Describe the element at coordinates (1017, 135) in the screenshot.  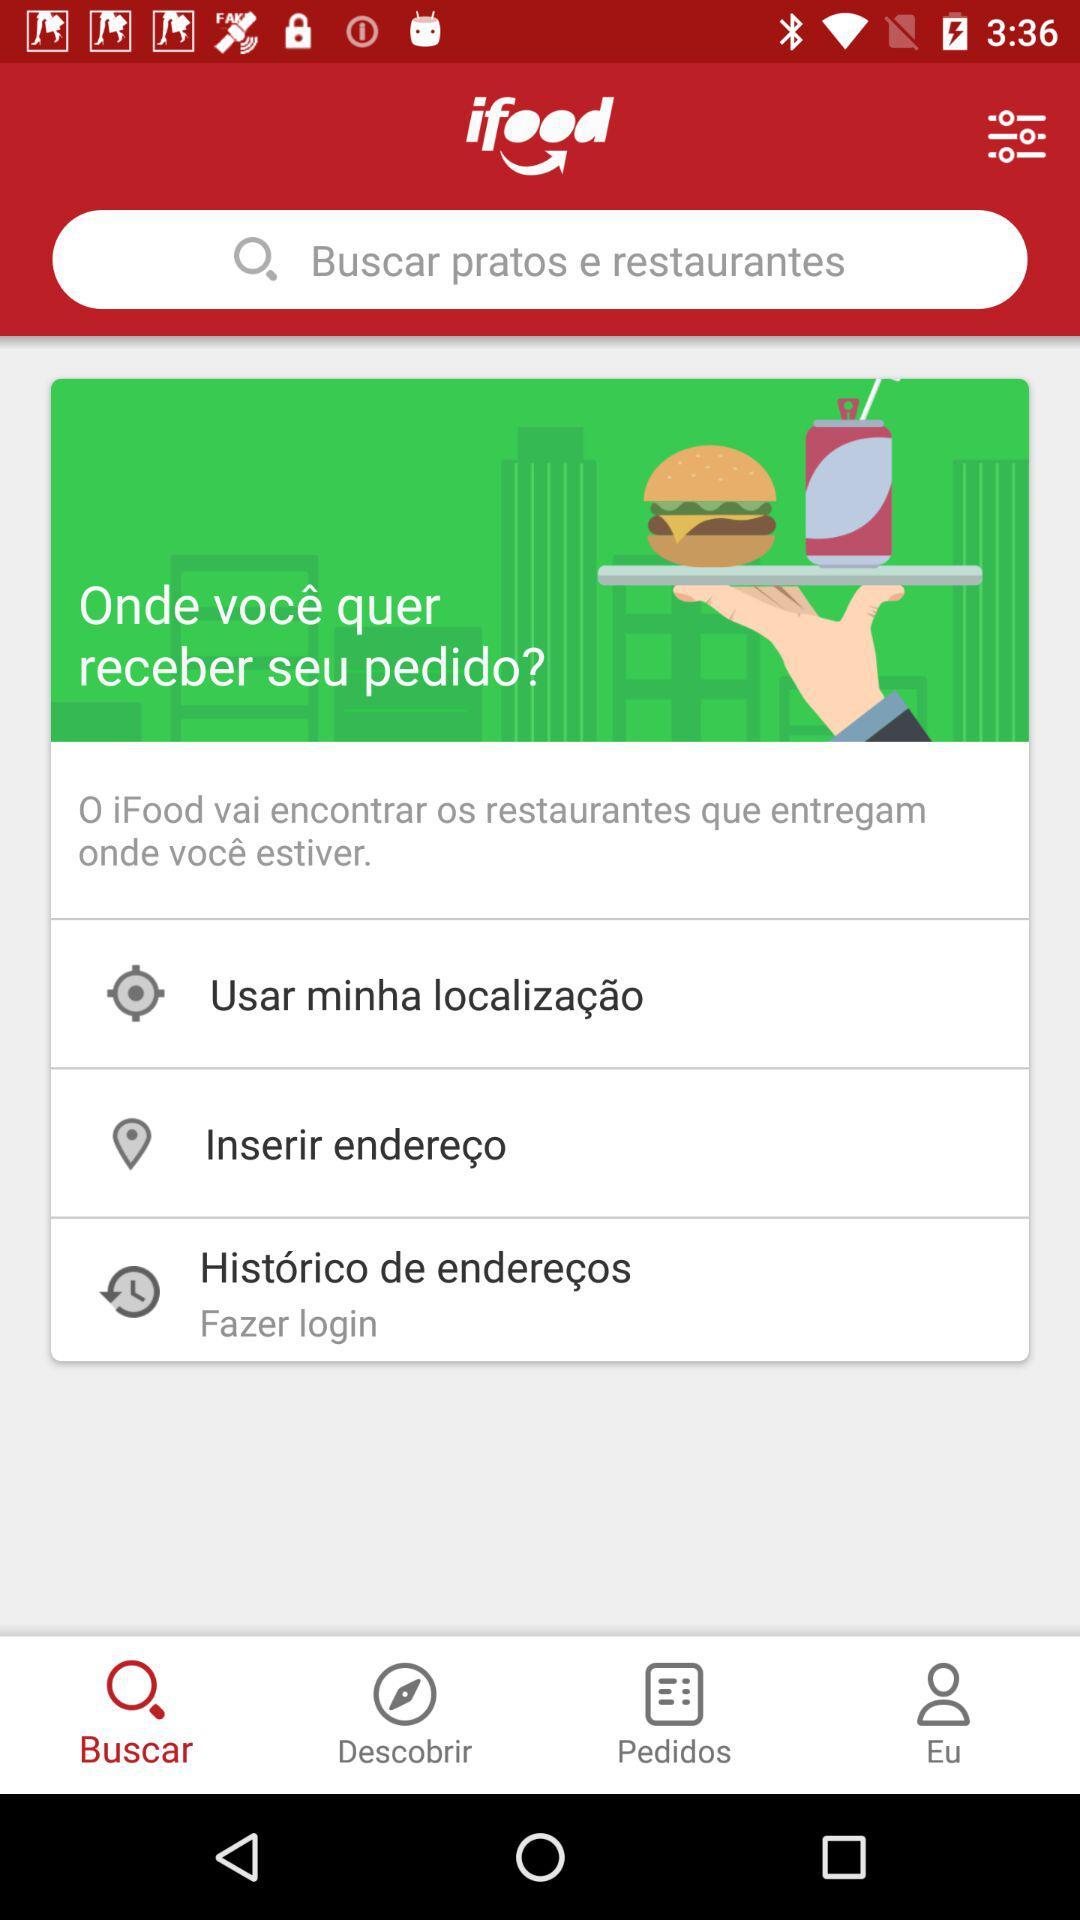
I see `item at the top right corner` at that location.